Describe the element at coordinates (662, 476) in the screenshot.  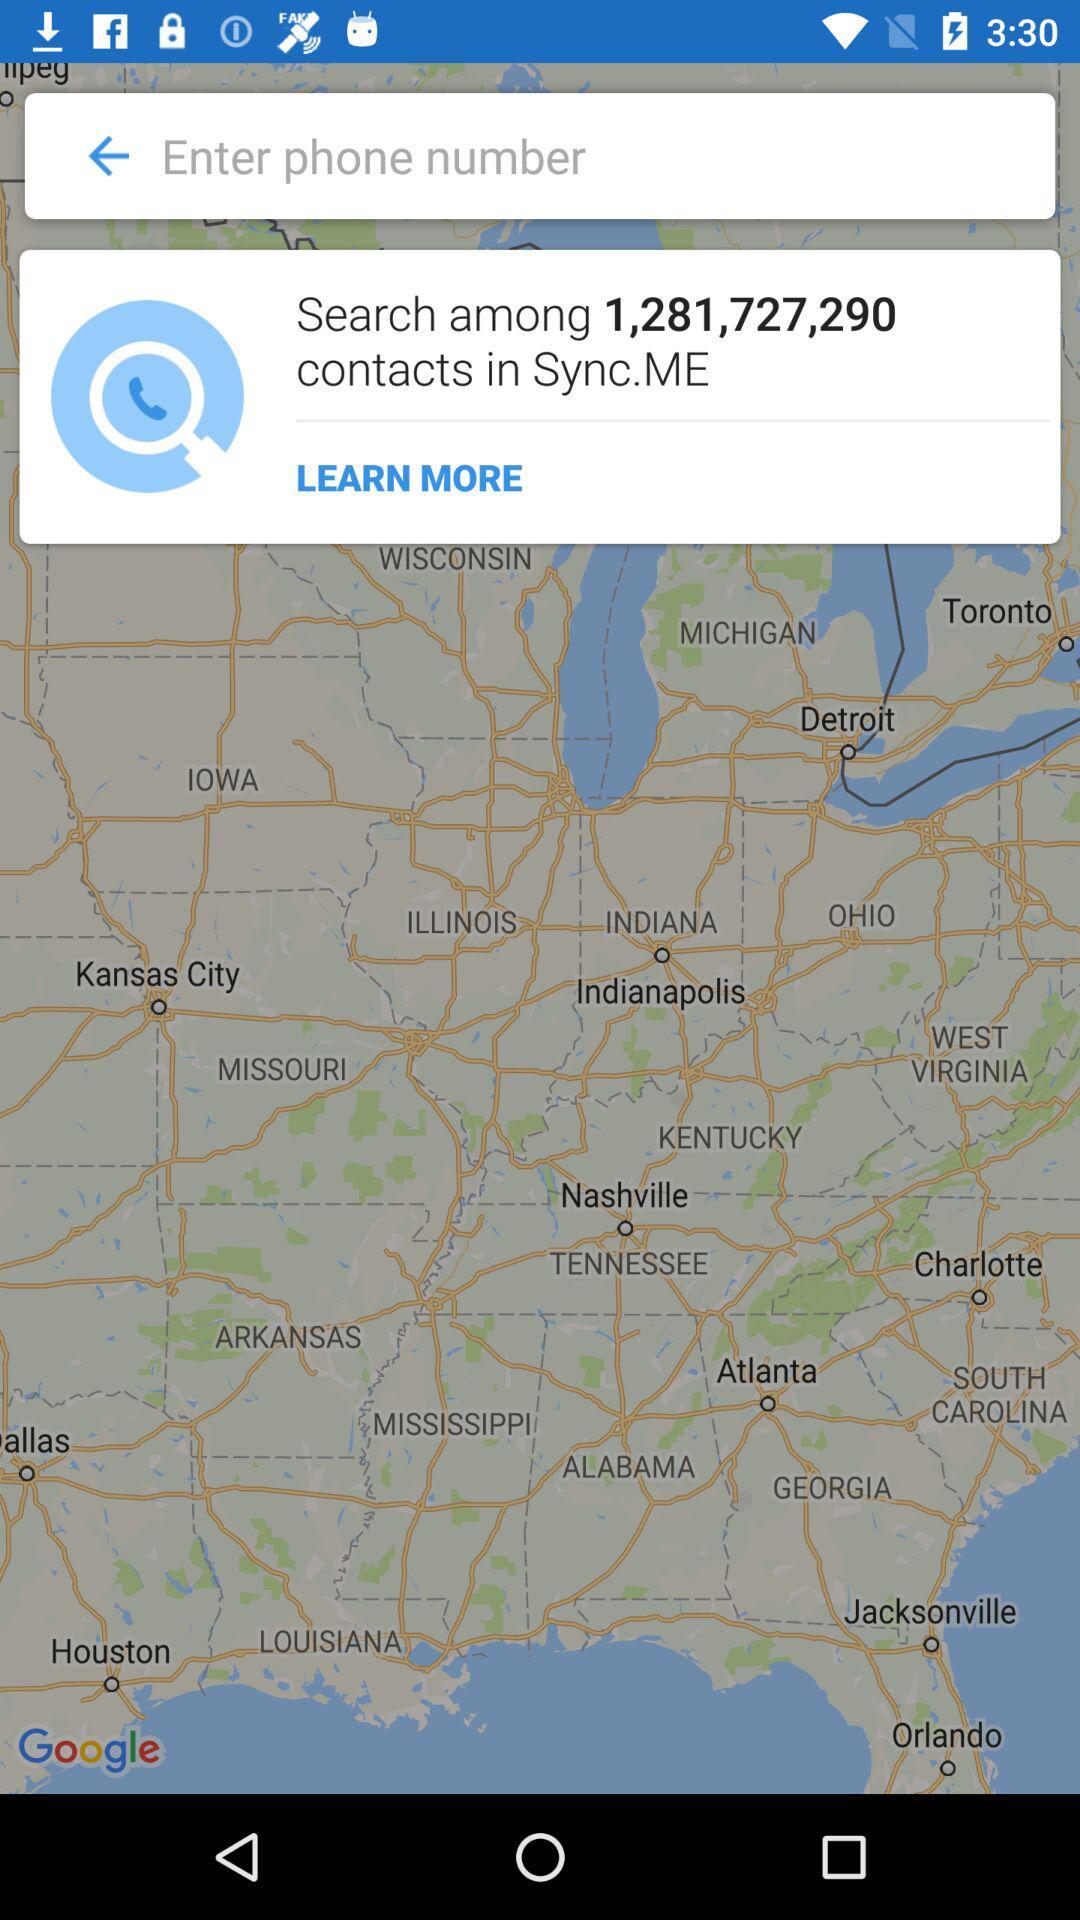
I see `learn more` at that location.